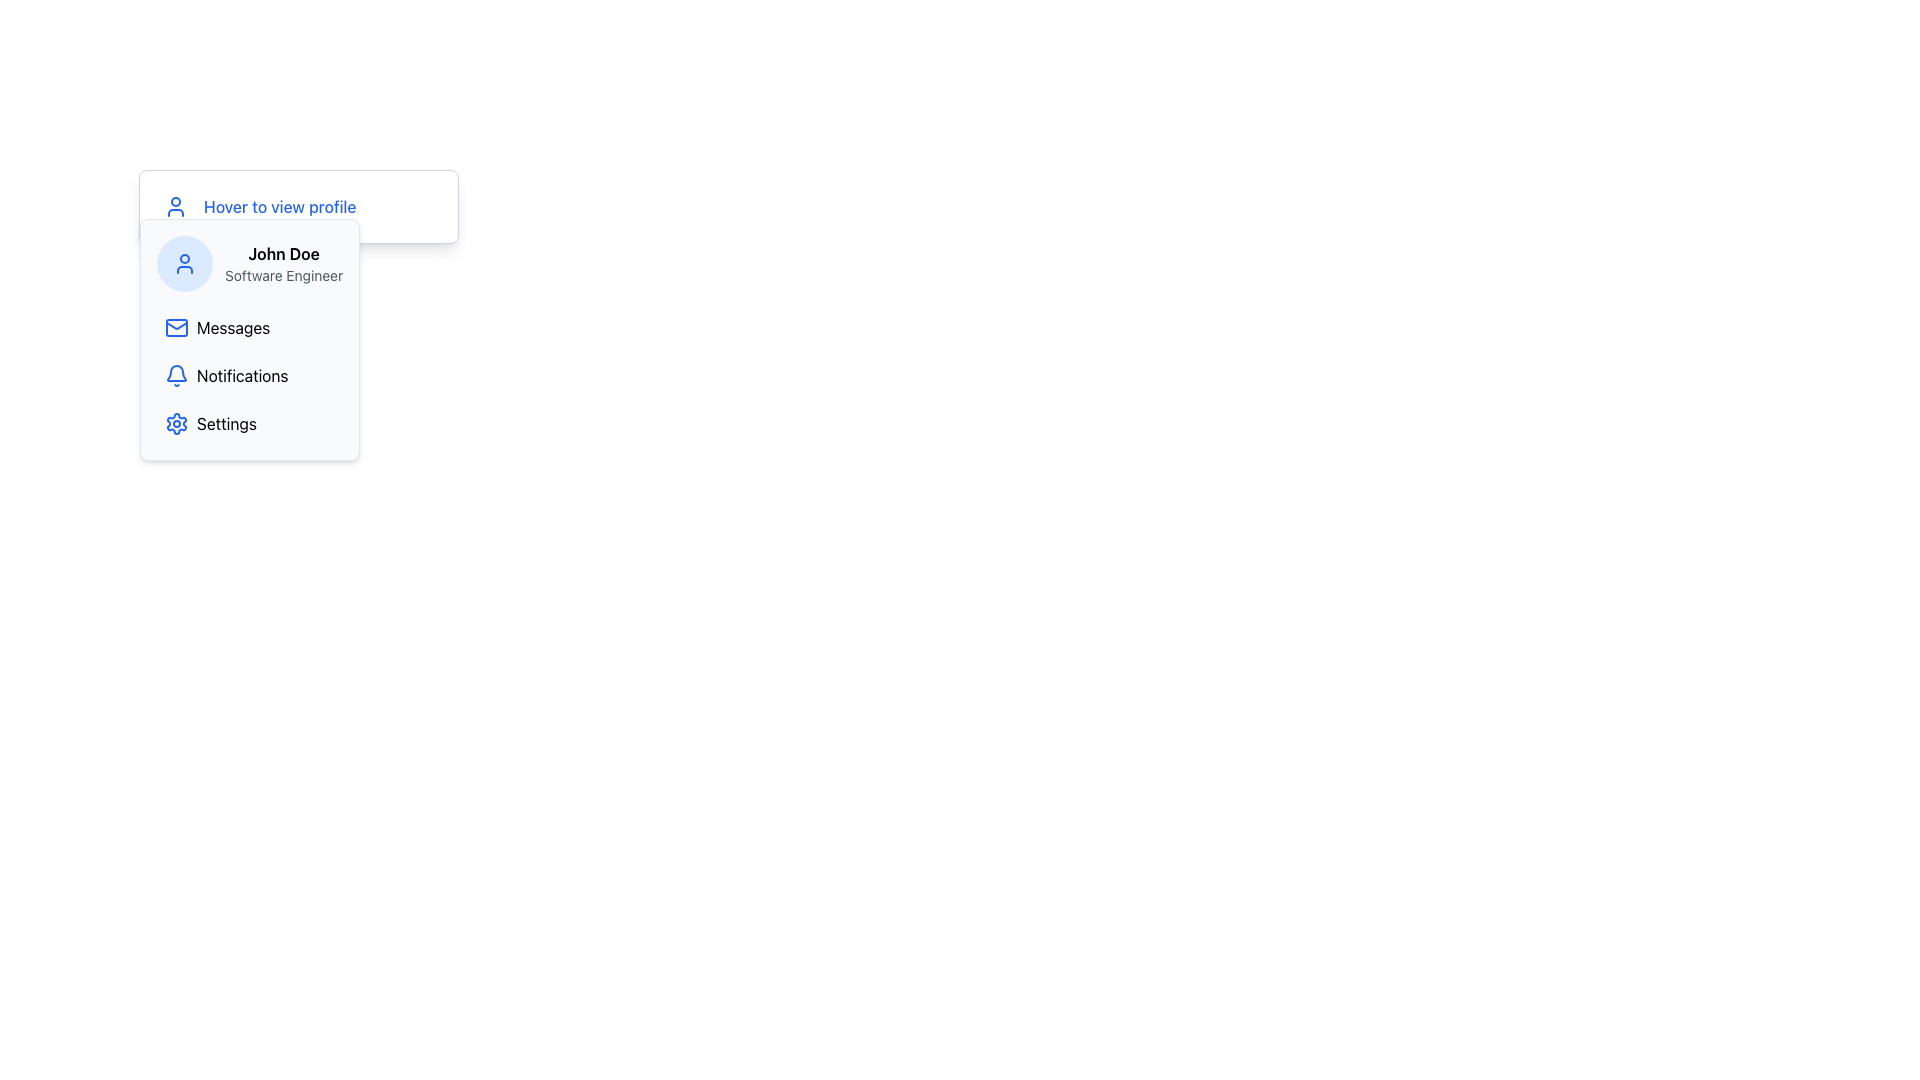 The width and height of the screenshot is (1920, 1080). Describe the element at coordinates (249, 326) in the screenshot. I see `the 'Messages' menu item, which is the first entry in the vertical list of options in the navigation menu` at that location.